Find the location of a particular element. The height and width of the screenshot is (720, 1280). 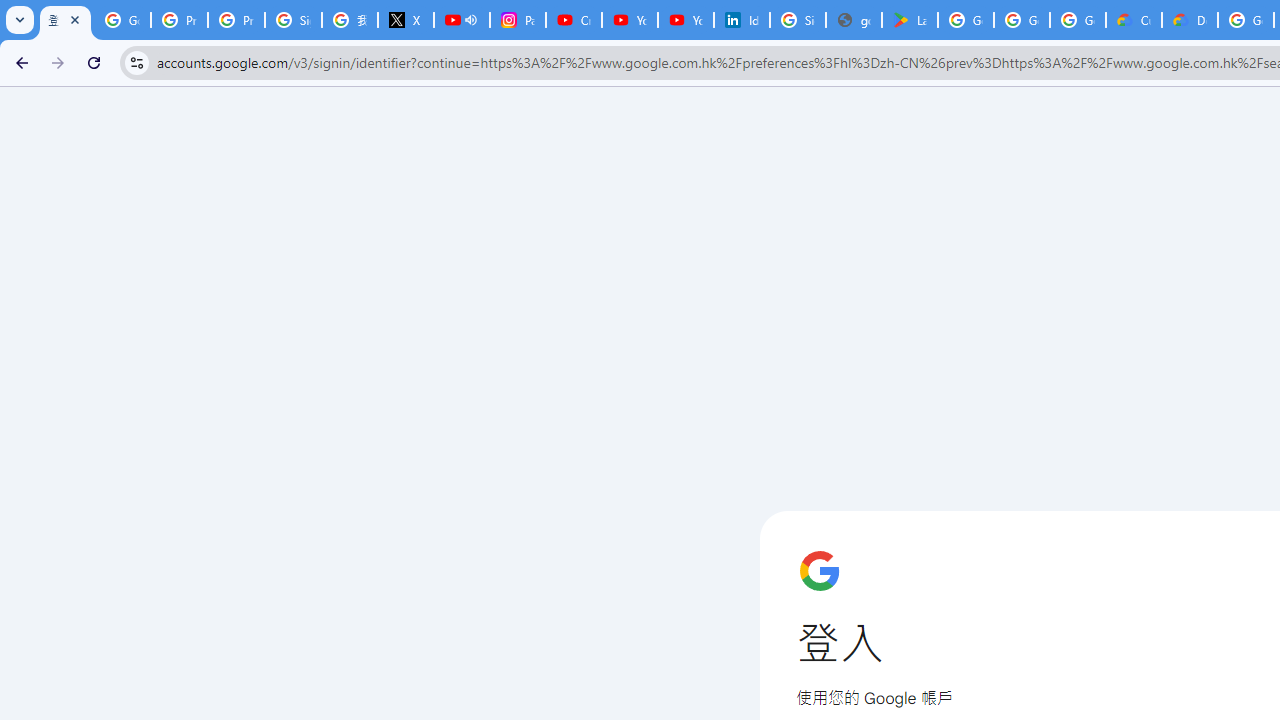

'YouTube Culture & Trends - YouTube Top 10, 2021' is located at coordinates (686, 20).